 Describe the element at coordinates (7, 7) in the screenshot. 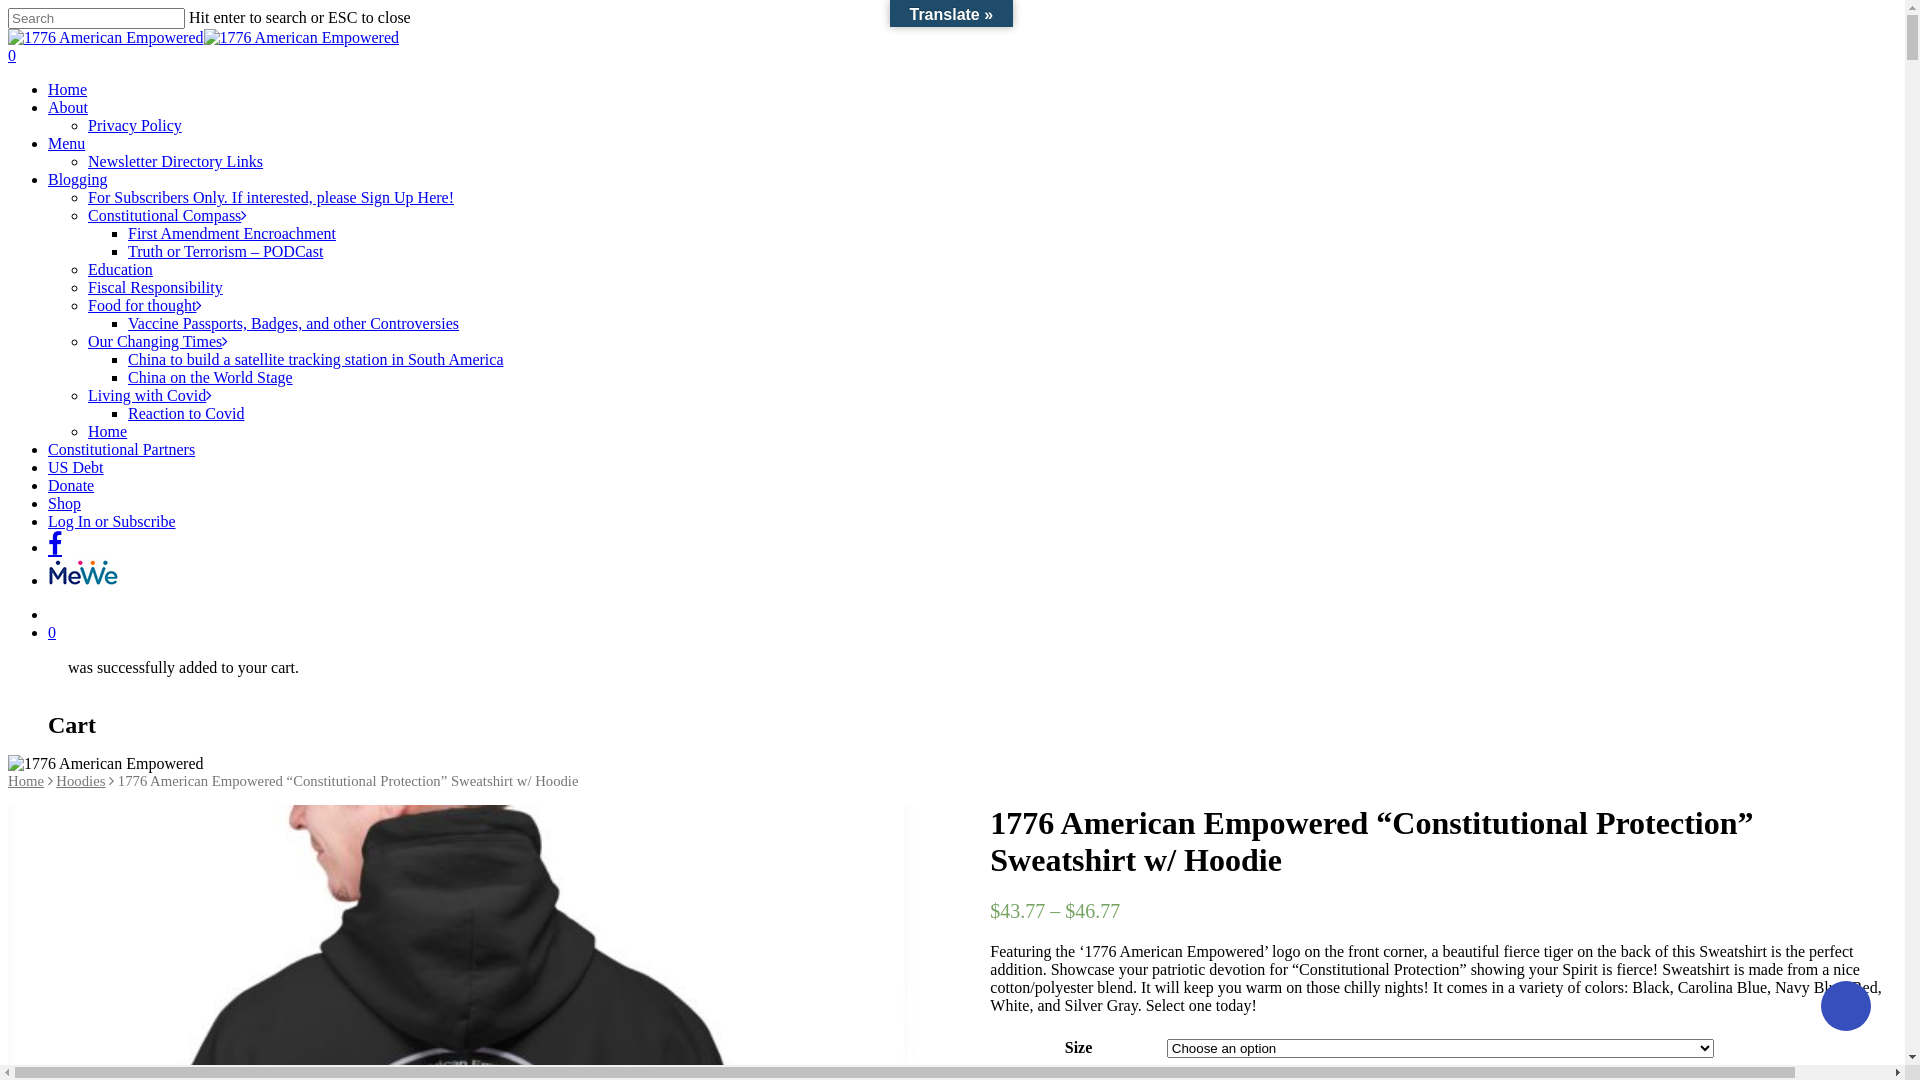

I see `'Skip to main content'` at that location.